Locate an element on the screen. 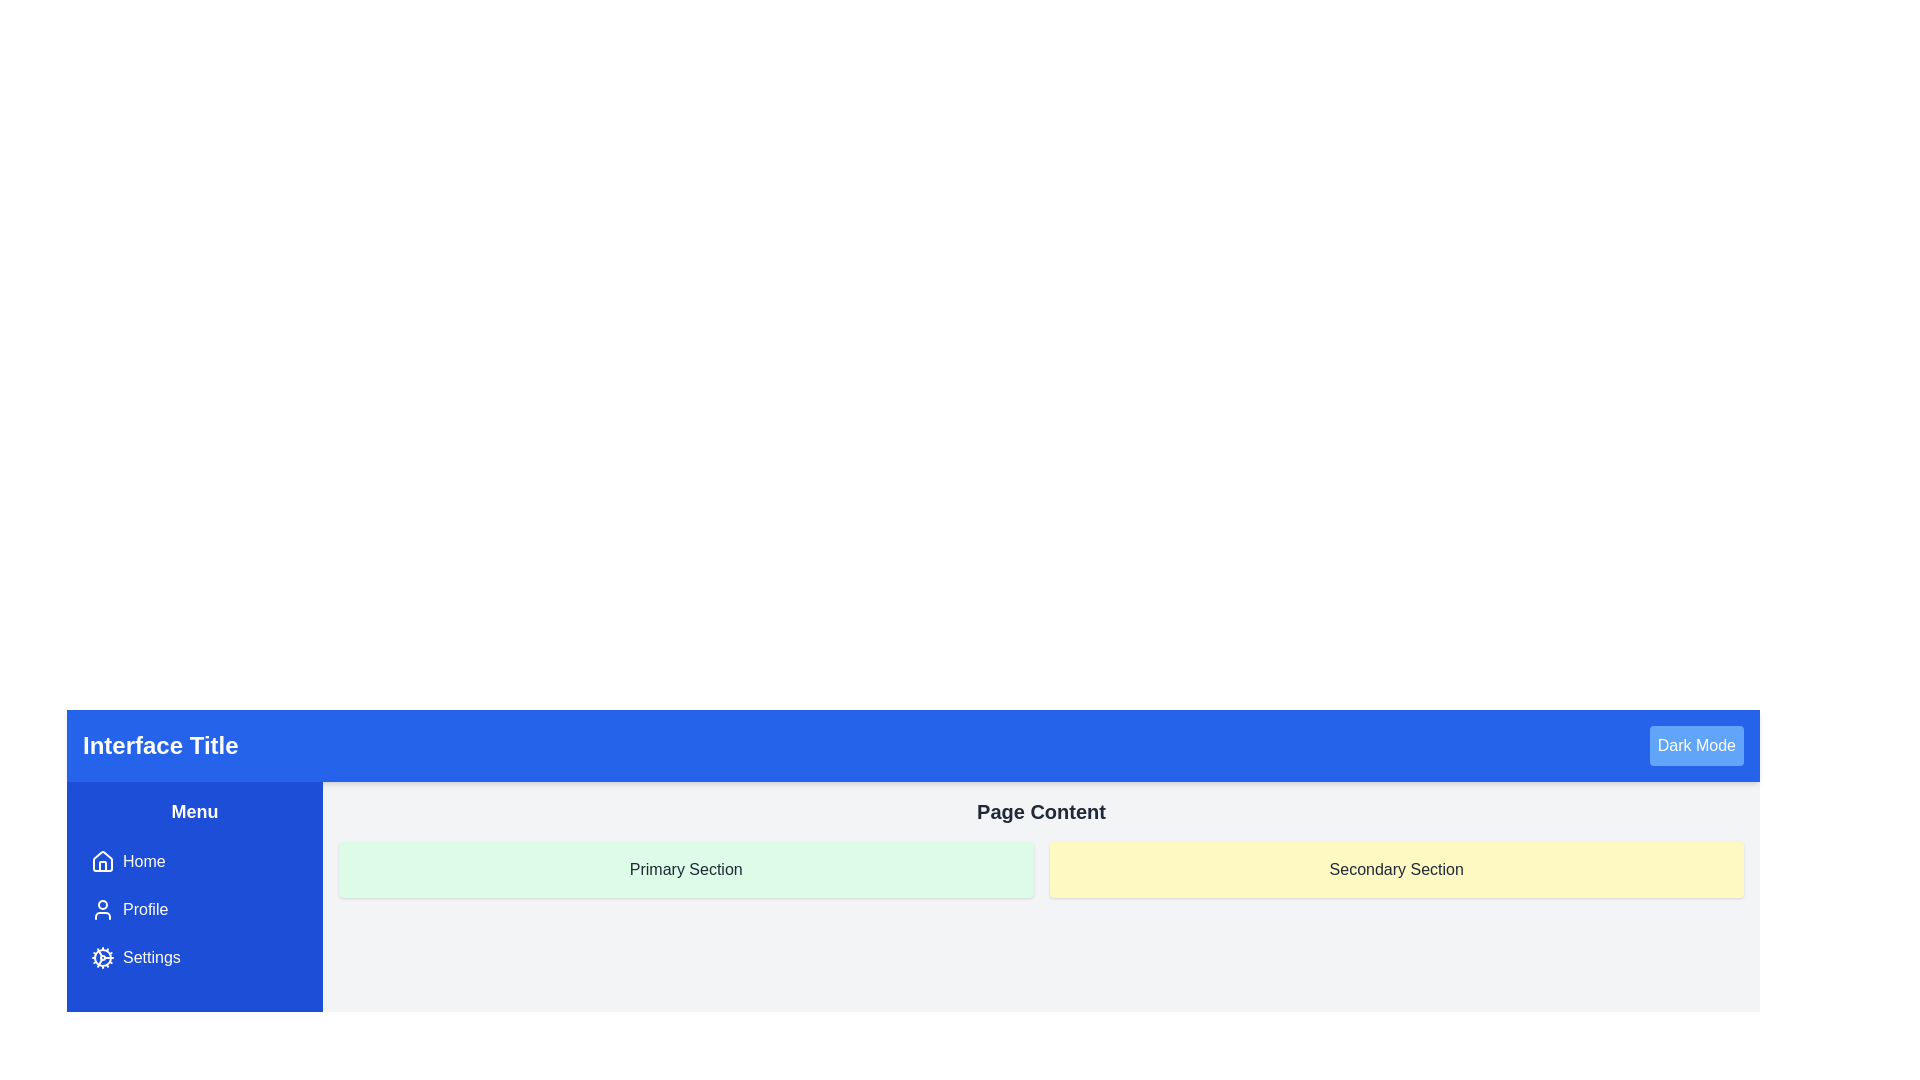  the cogwheel-shaped icon representing settings, located in the vertical navigation menu between the 'Profile' and 'Settings' labels is located at coordinates (101, 956).